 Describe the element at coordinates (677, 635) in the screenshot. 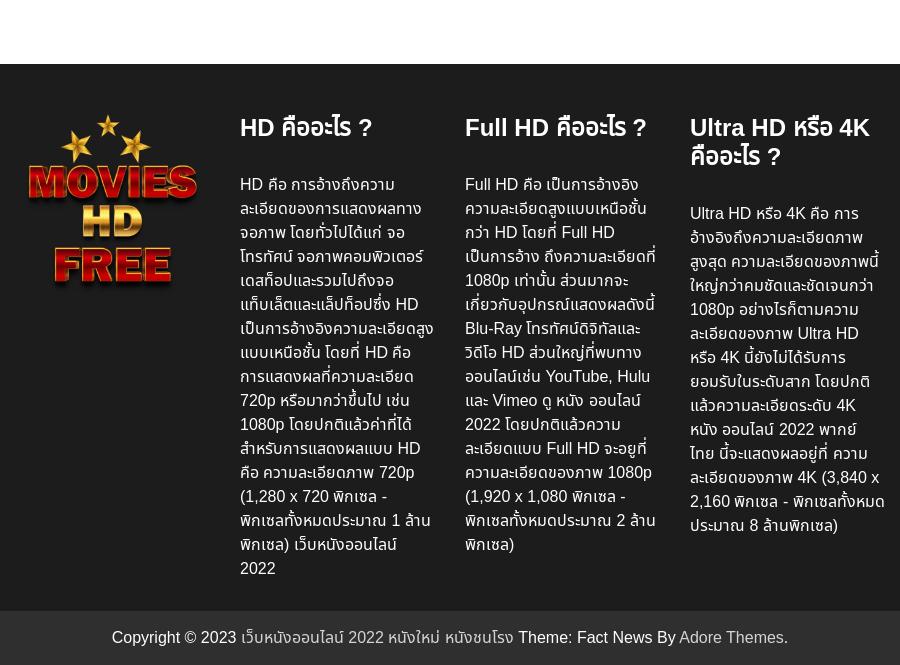

I see `'Adore Themes'` at that location.